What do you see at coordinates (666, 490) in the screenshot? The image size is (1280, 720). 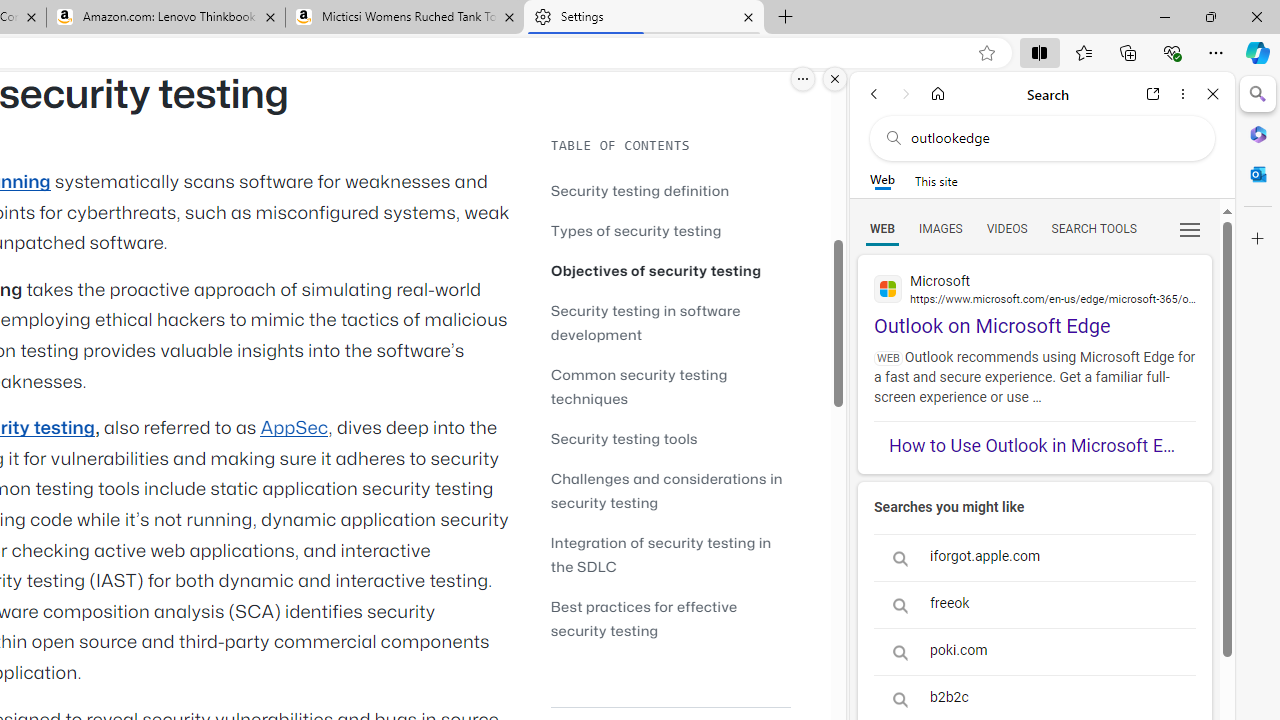 I see `'Challenges and considerations in security testing'` at bounding box center [666, 490].